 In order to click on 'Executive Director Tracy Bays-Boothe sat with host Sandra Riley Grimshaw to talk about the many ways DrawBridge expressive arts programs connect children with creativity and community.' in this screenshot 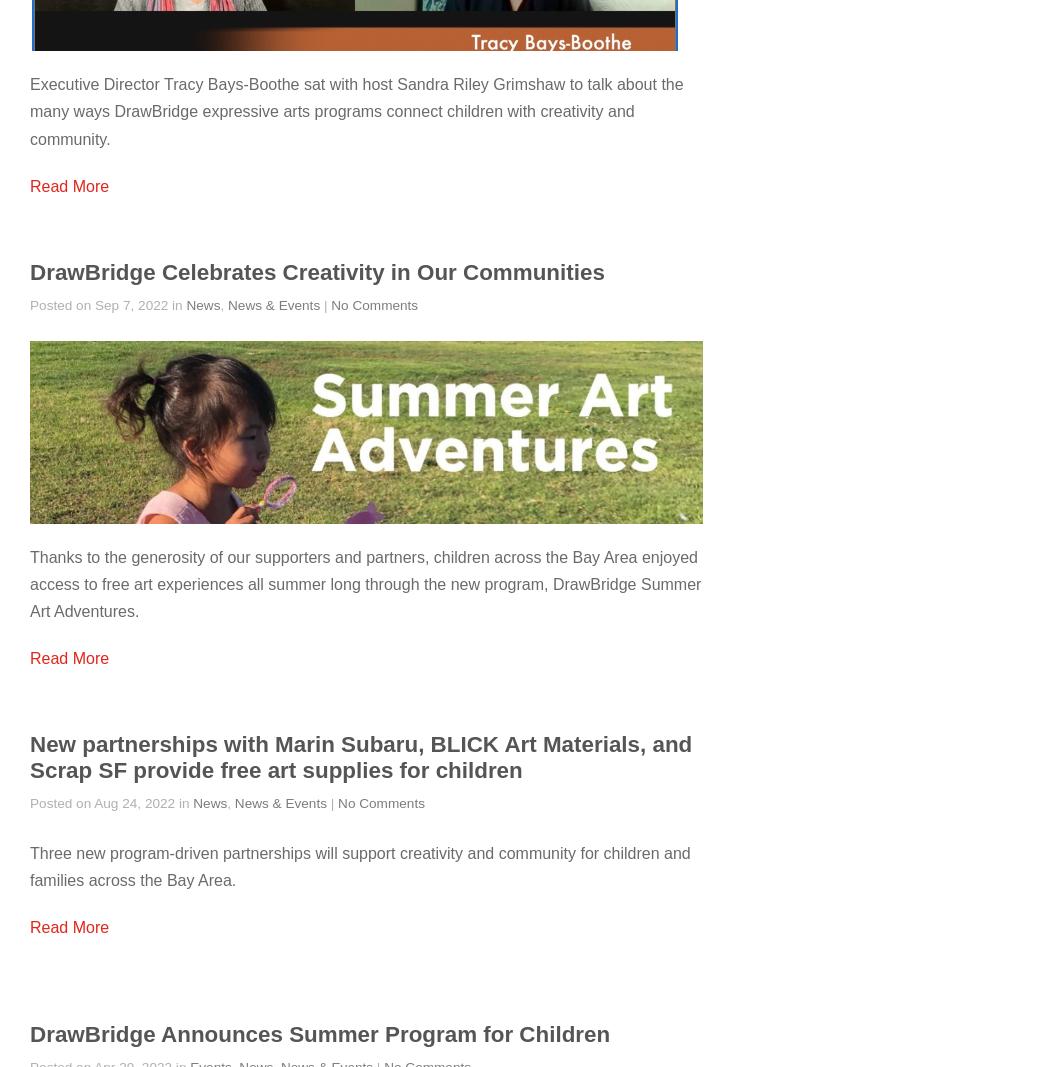, I will do `click(355, 110)`.